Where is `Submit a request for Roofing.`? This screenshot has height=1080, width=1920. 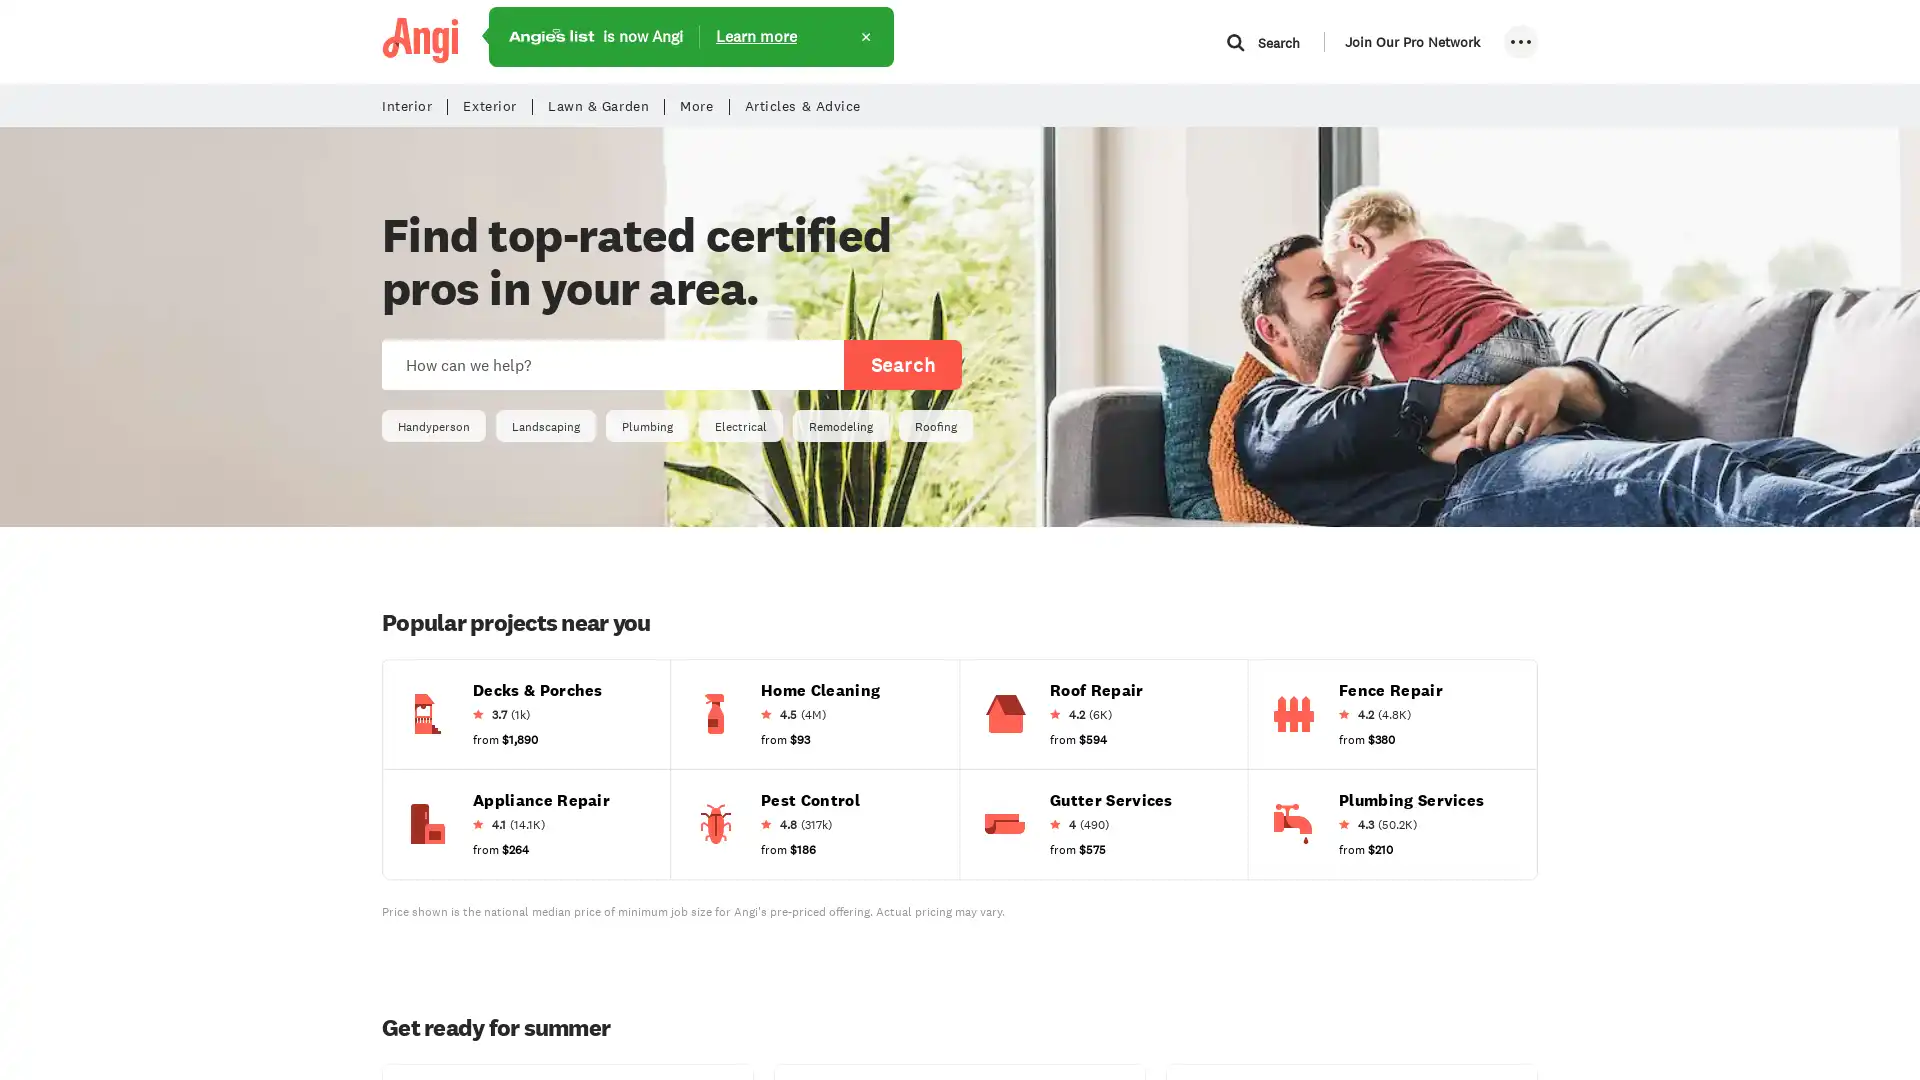 Submit a request for Roofing. is located at coordinates (935, 424).